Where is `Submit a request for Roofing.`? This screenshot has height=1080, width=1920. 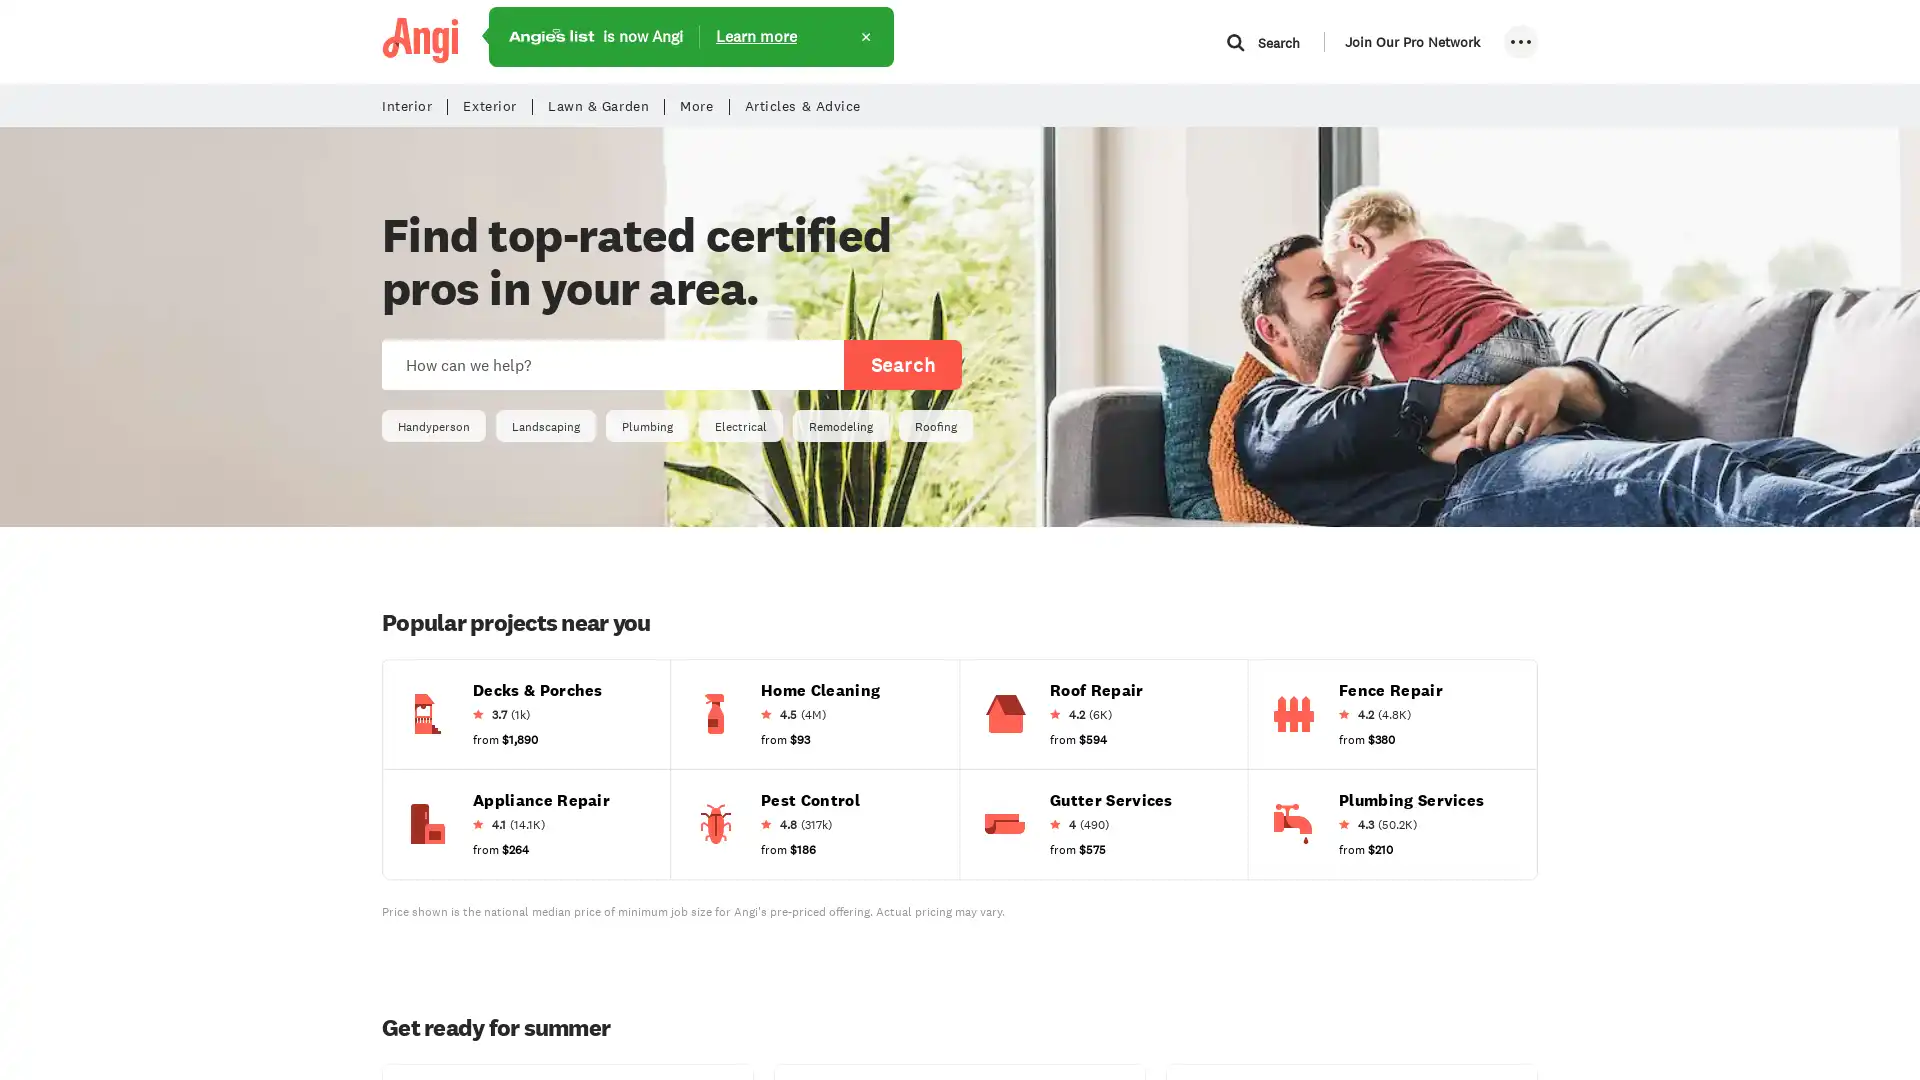 Submit a request for Roofing. is located at coordinates (935, 424).